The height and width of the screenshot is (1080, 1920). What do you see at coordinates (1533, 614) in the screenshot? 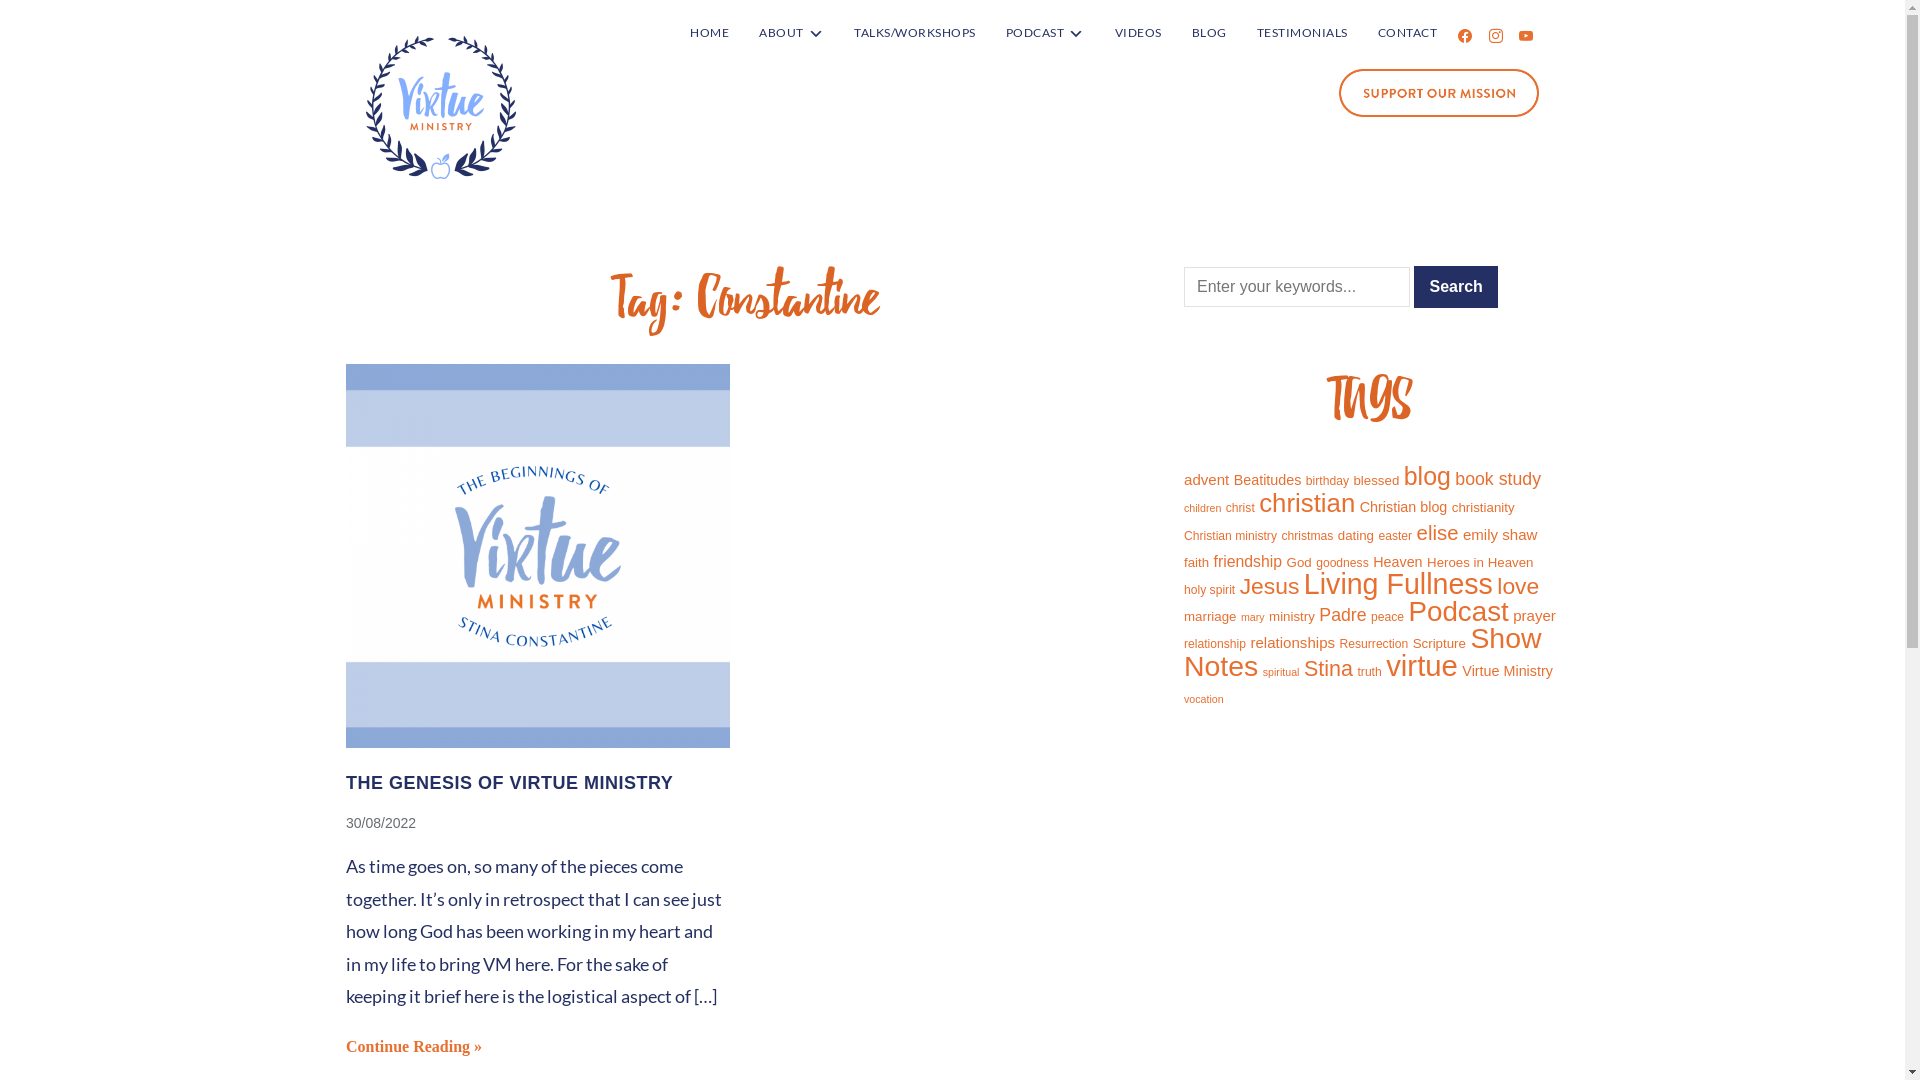
I see `'prayer'` at bounding box center [1533, 614].